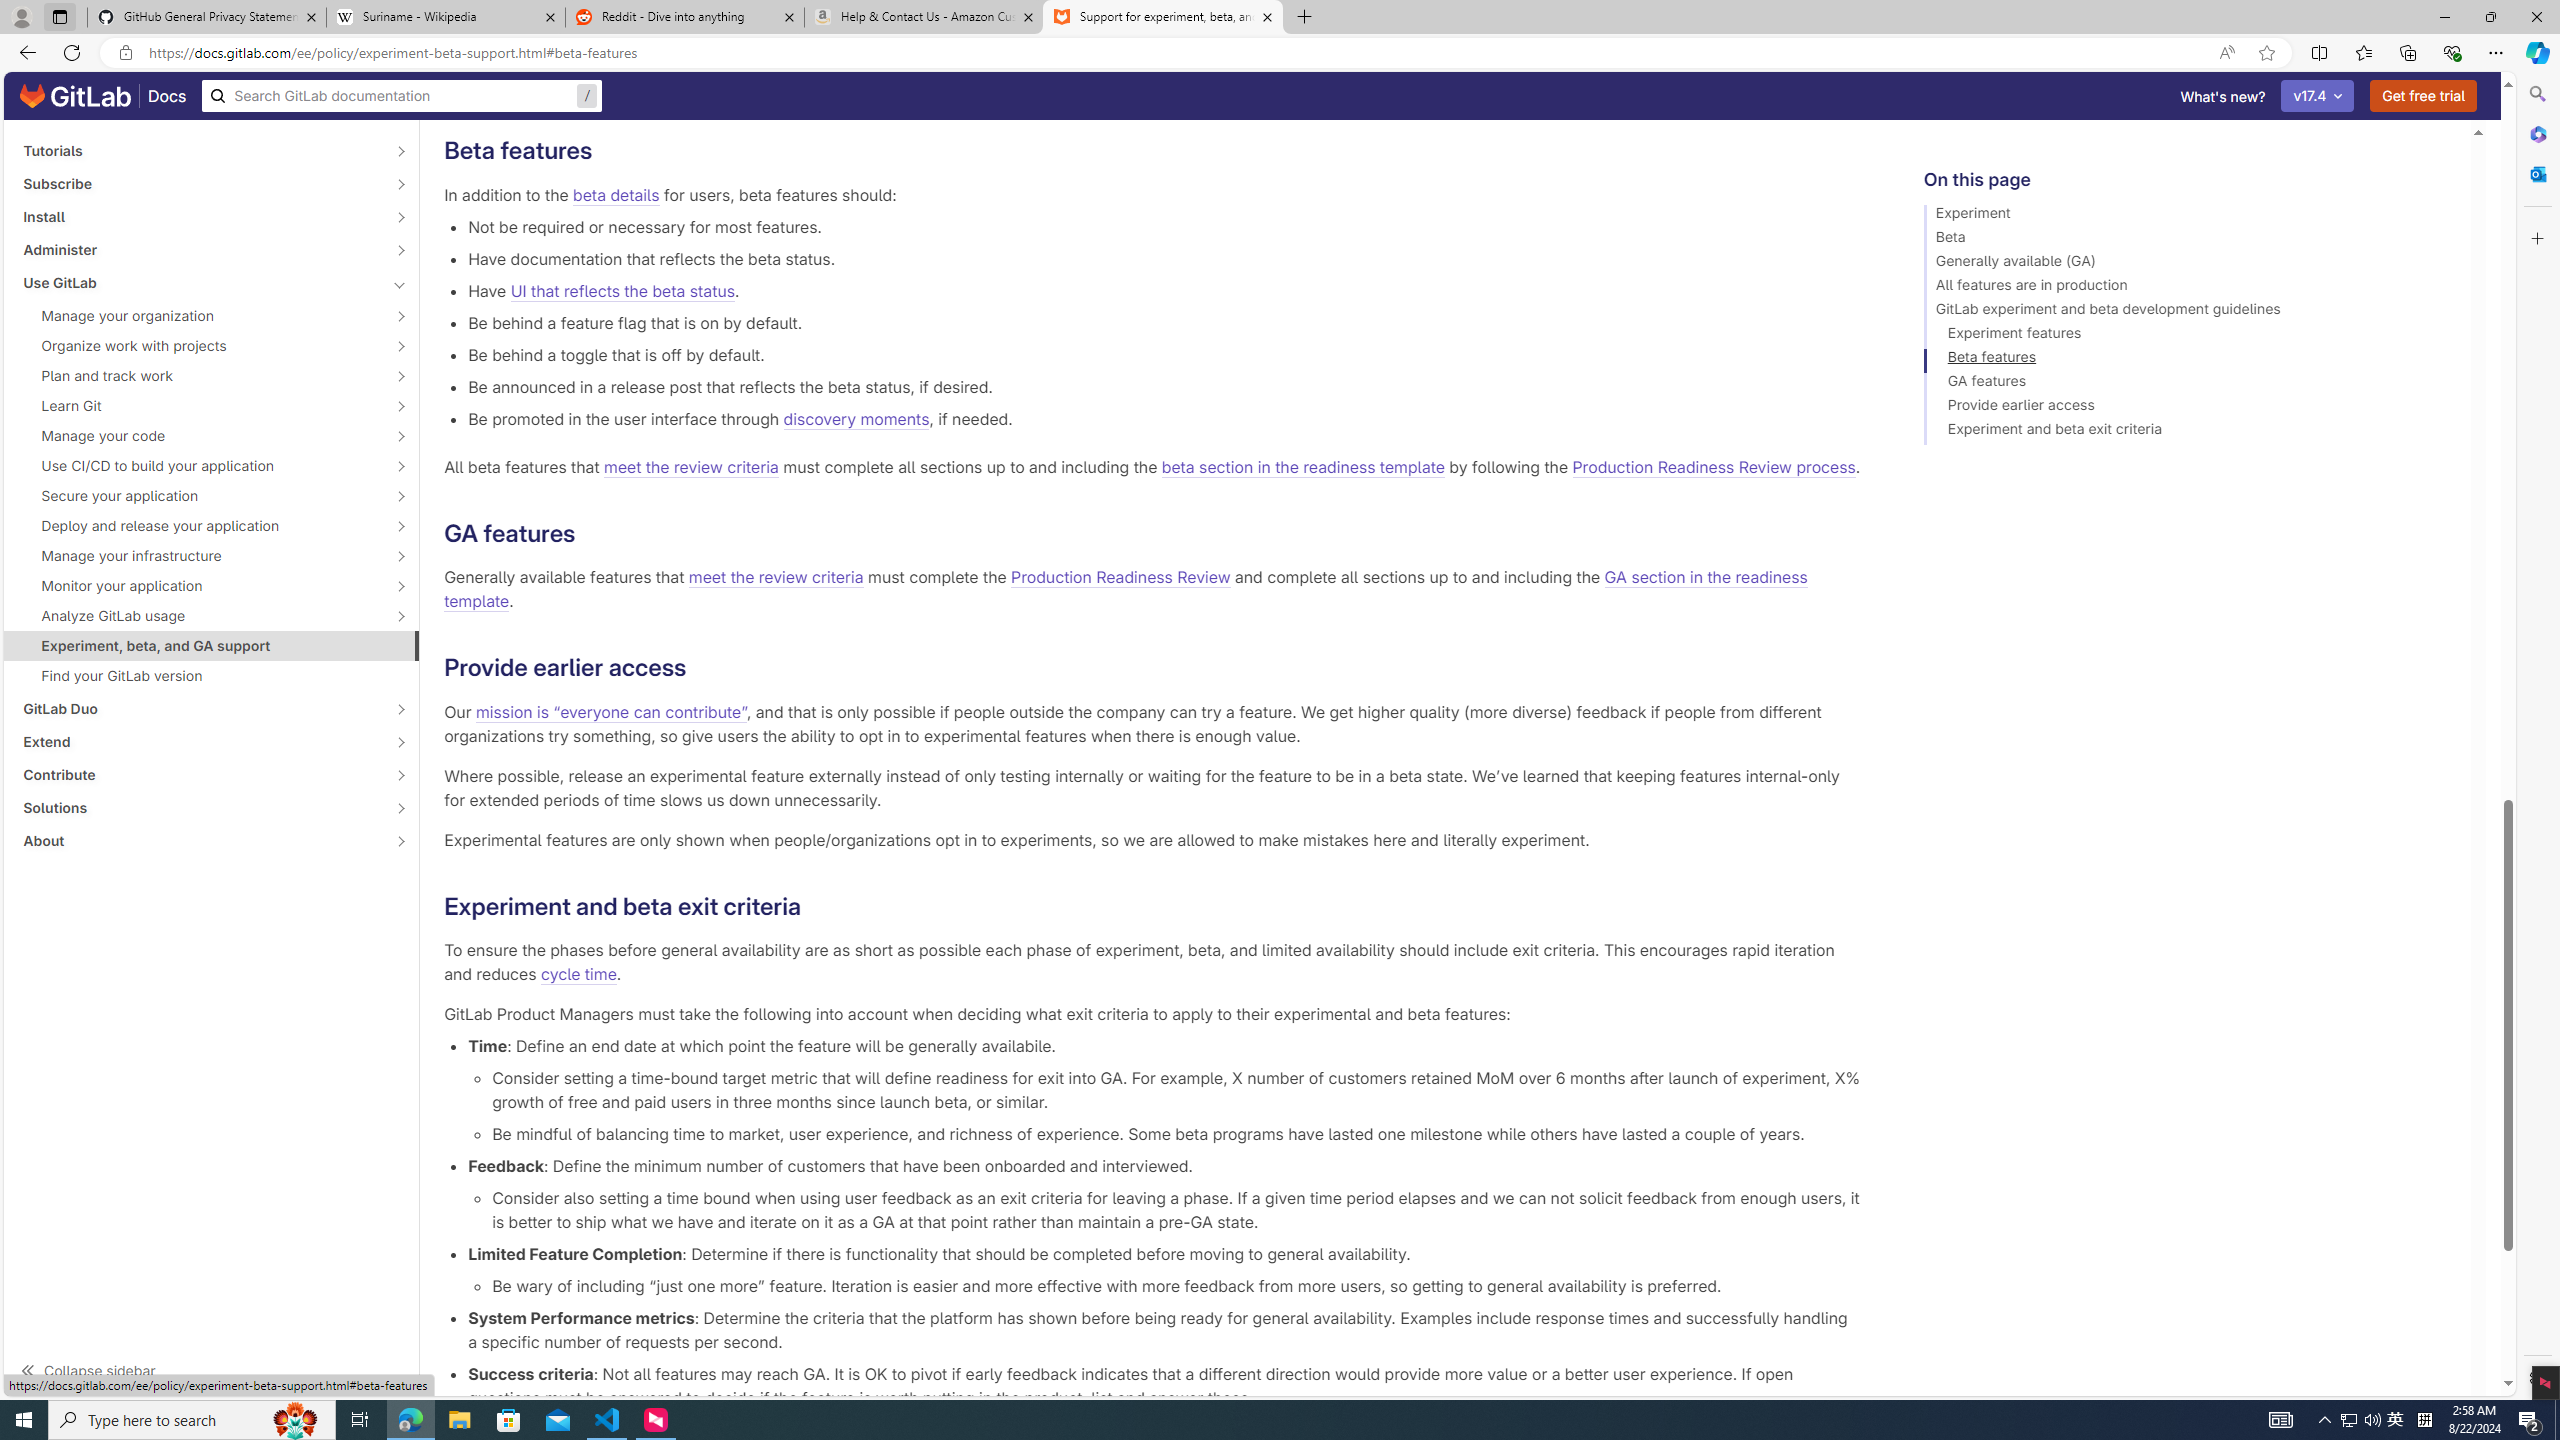 This screenshot has width=2560, height=1440. I want to click on 'Analyze GitLab usage', so click(199, 614).